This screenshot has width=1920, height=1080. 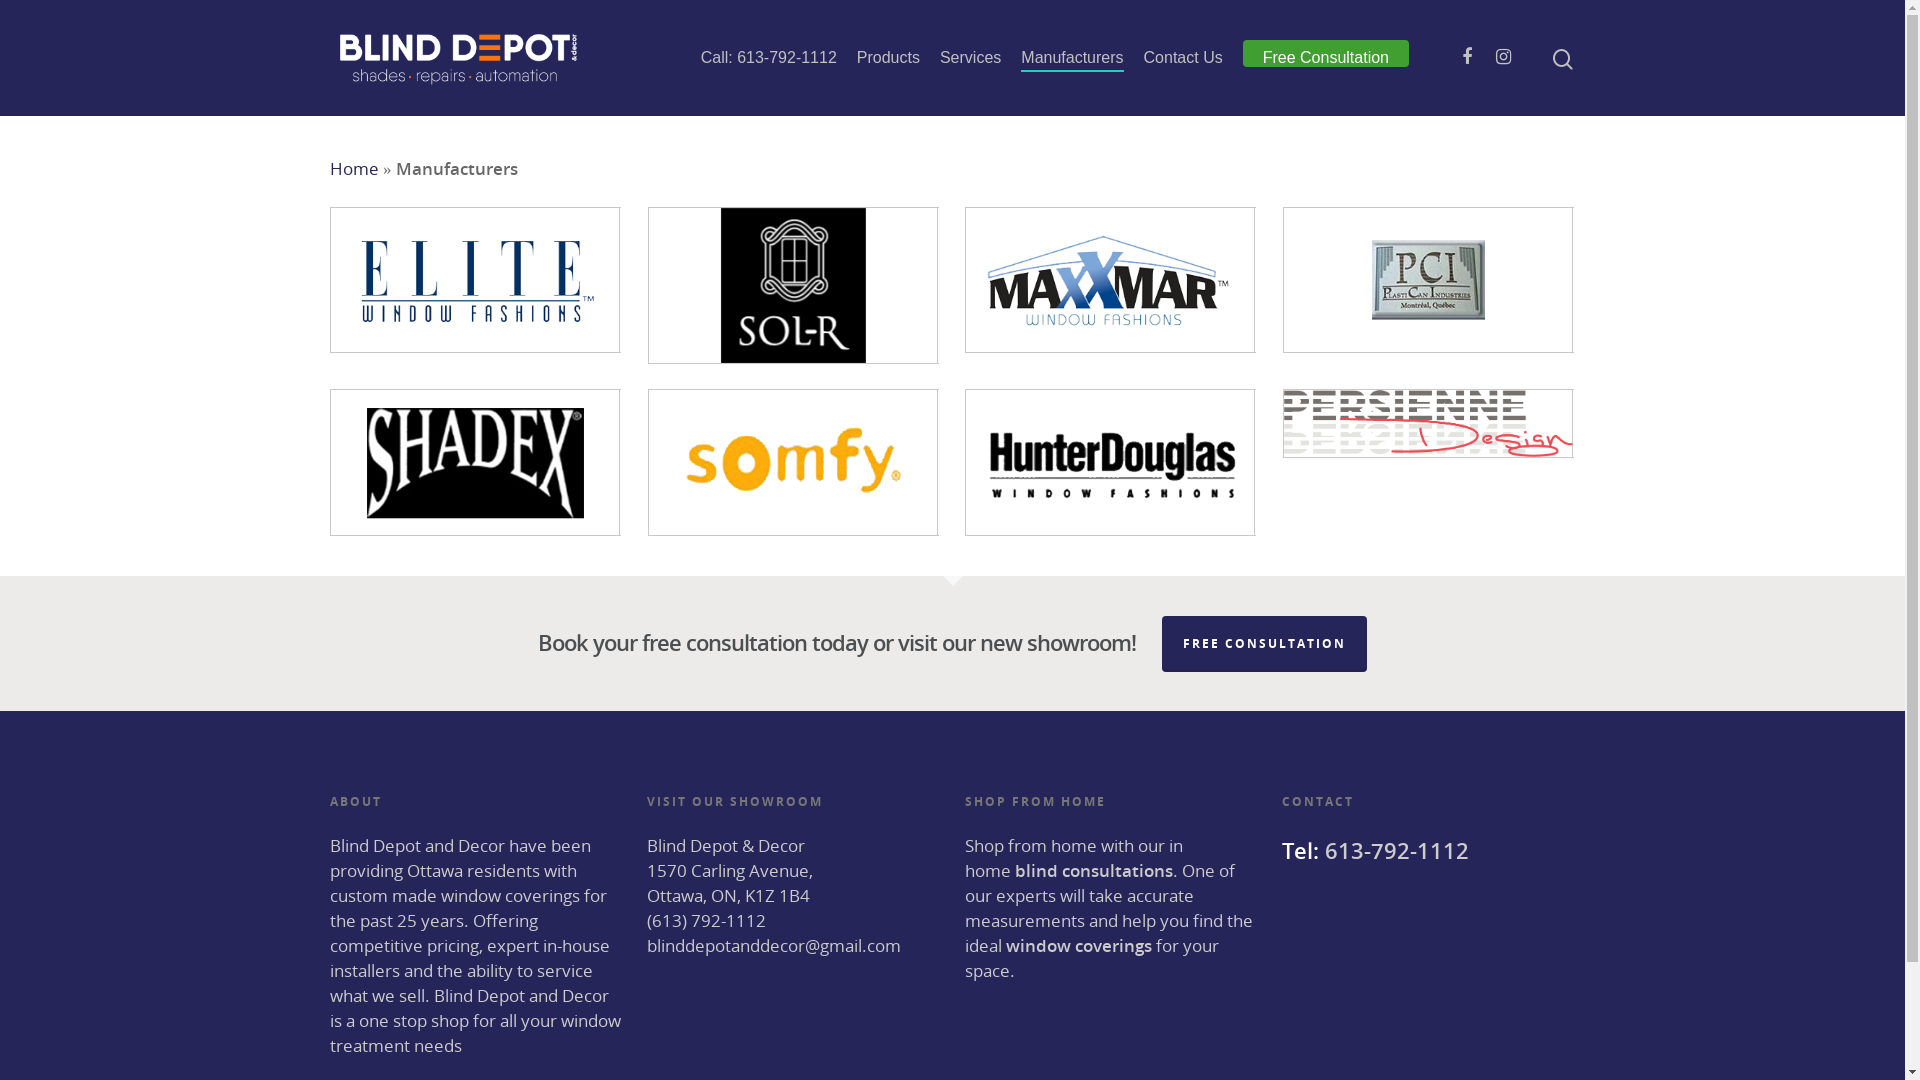 I want to click on 'Free Consultation', so click(x=1325, y=56).